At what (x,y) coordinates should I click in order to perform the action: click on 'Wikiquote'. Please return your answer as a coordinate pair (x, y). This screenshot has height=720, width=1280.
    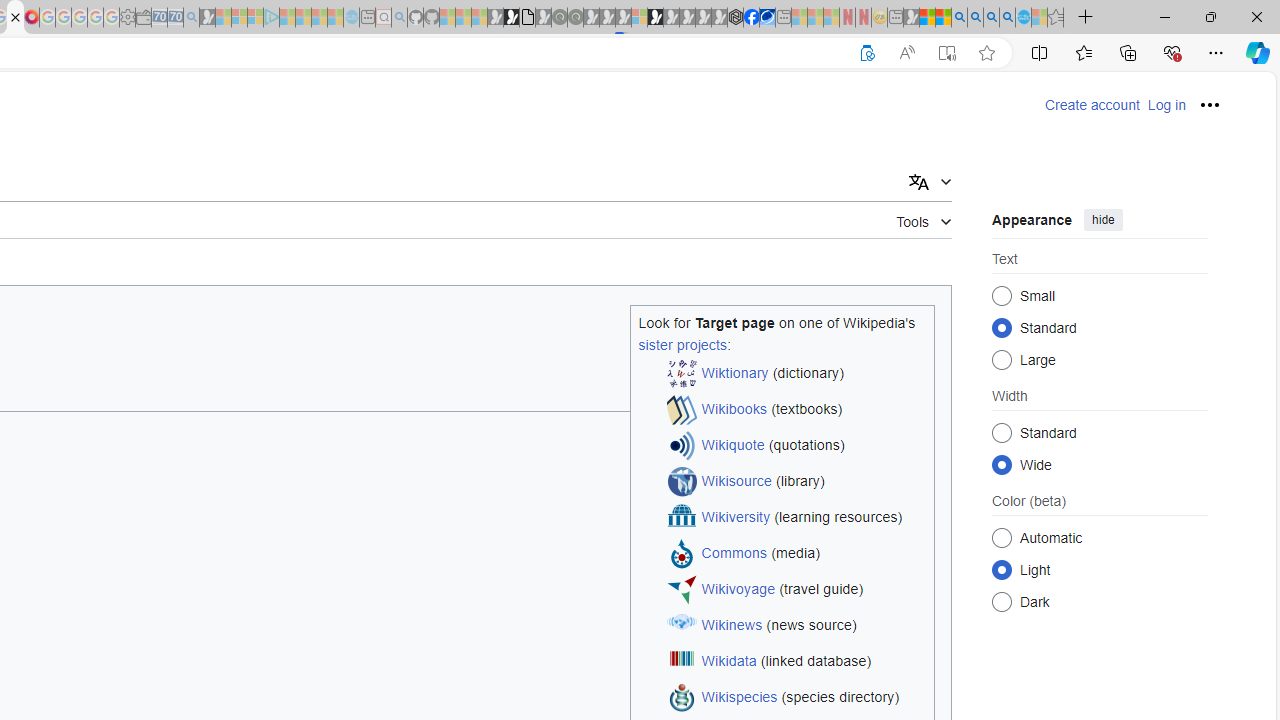
    Looking at the image, I should click on (732, 444).